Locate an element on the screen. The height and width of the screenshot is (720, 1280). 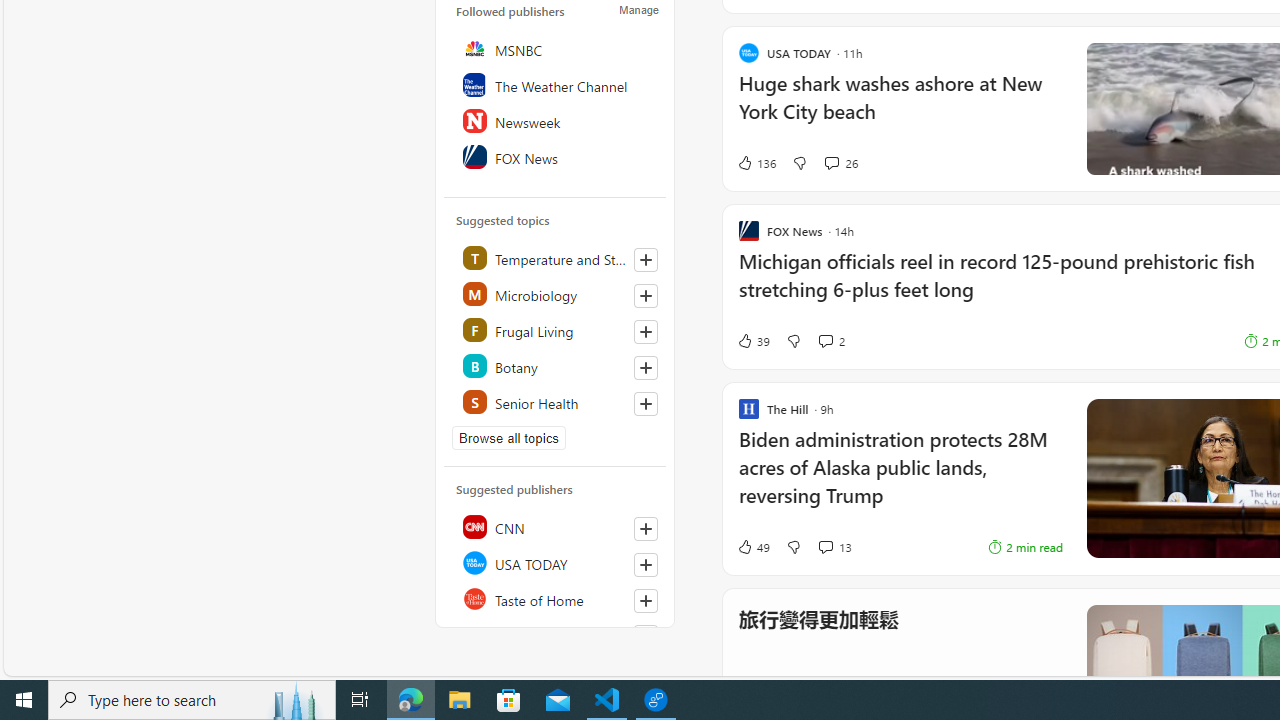
'USA TODAY' is located at coordinates (556, 563).